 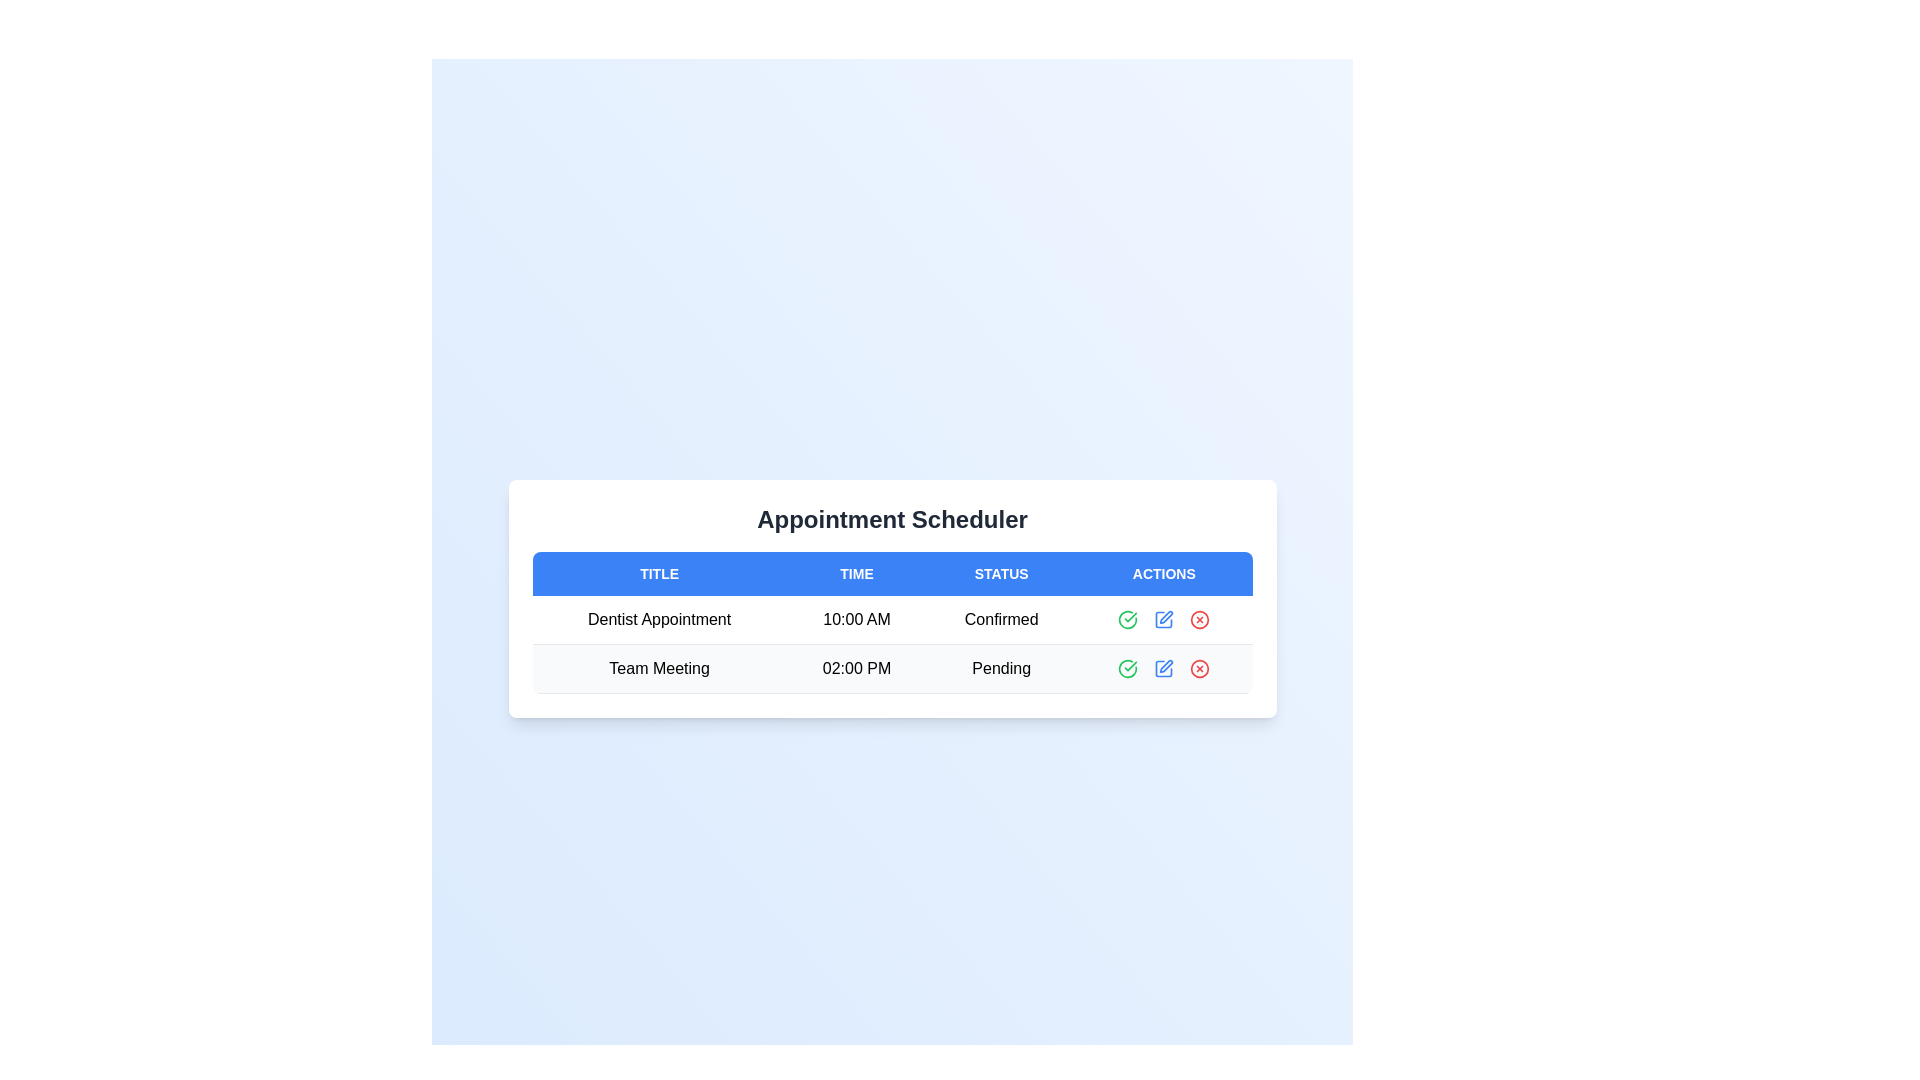 What do you see at coordinates (1128, 668) in the screenshot?
I see `the leftmost icon button in the second row of the 'Actions' column to mark the associated item as complete` at bounding box center [1128, 668].